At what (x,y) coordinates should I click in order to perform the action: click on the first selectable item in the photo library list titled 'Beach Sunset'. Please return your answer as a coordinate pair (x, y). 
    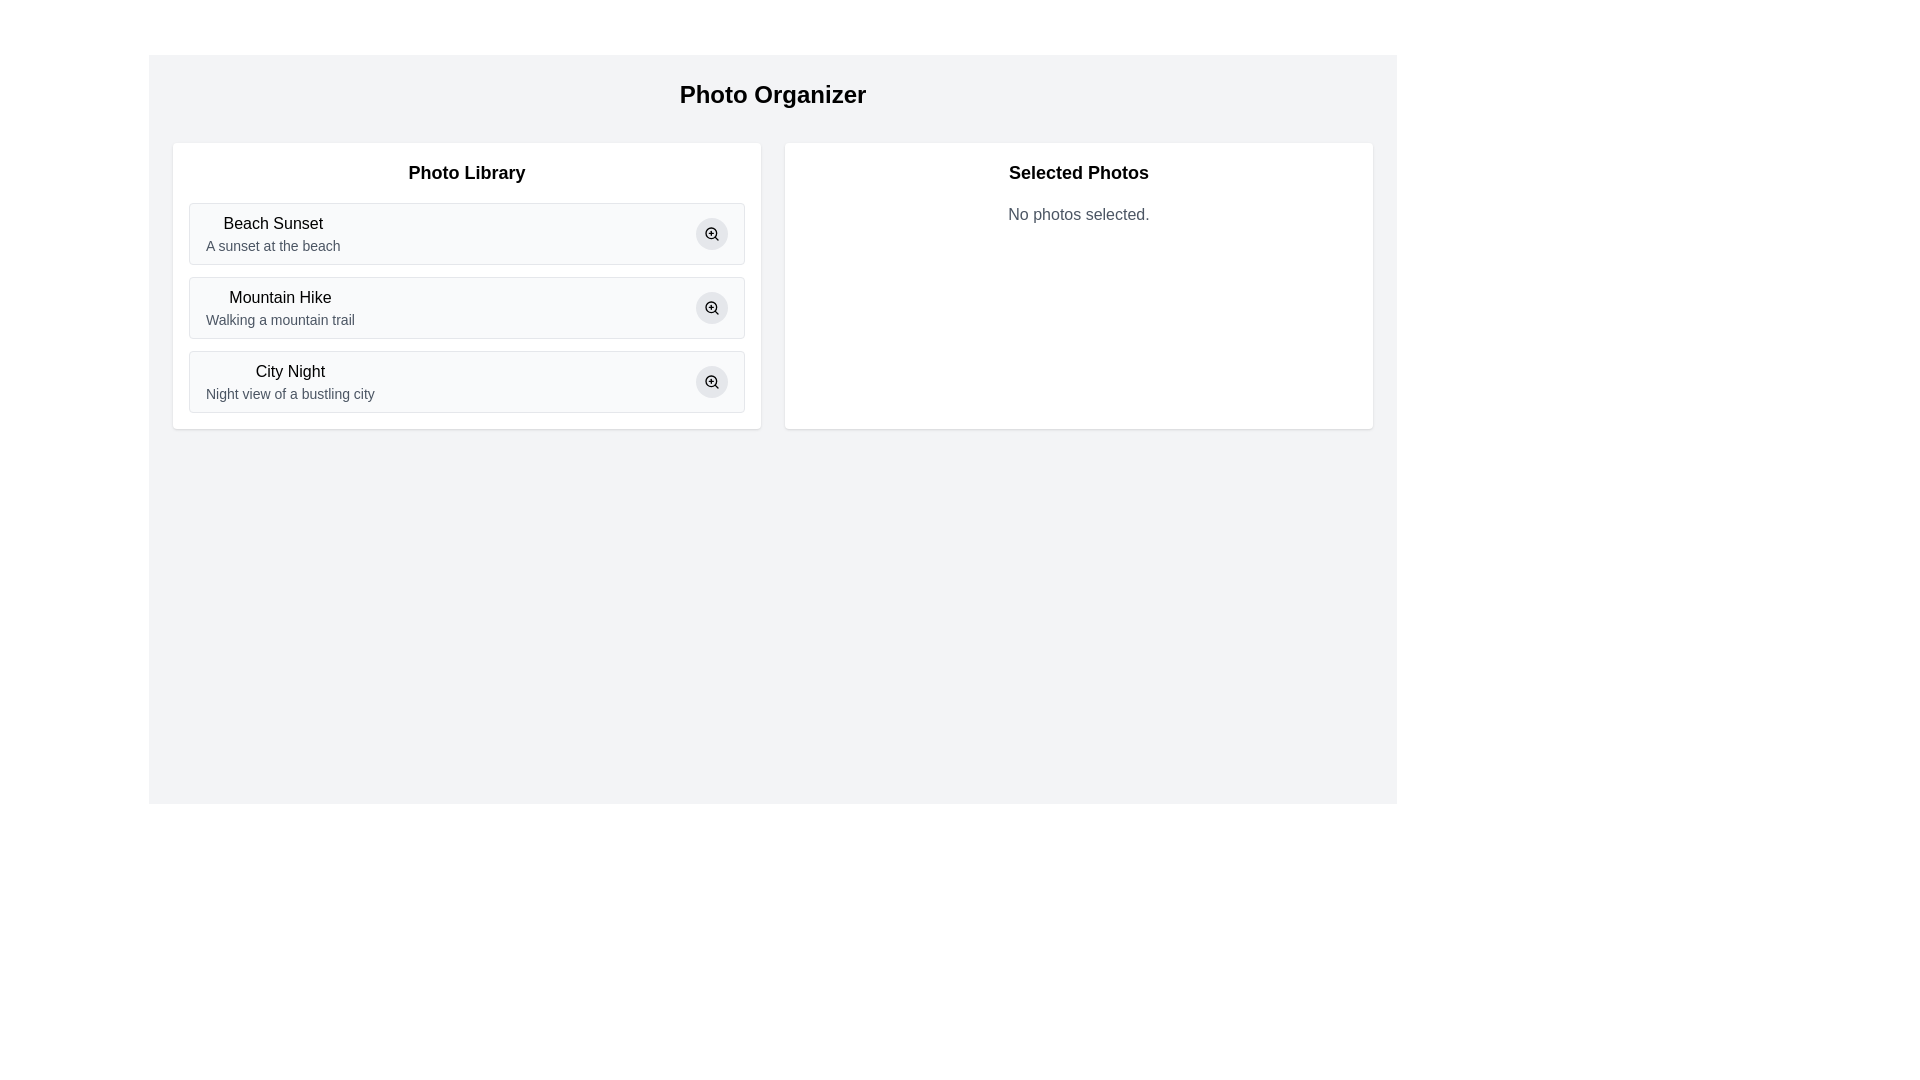
    Looking at the image, I should click on (465, 233).